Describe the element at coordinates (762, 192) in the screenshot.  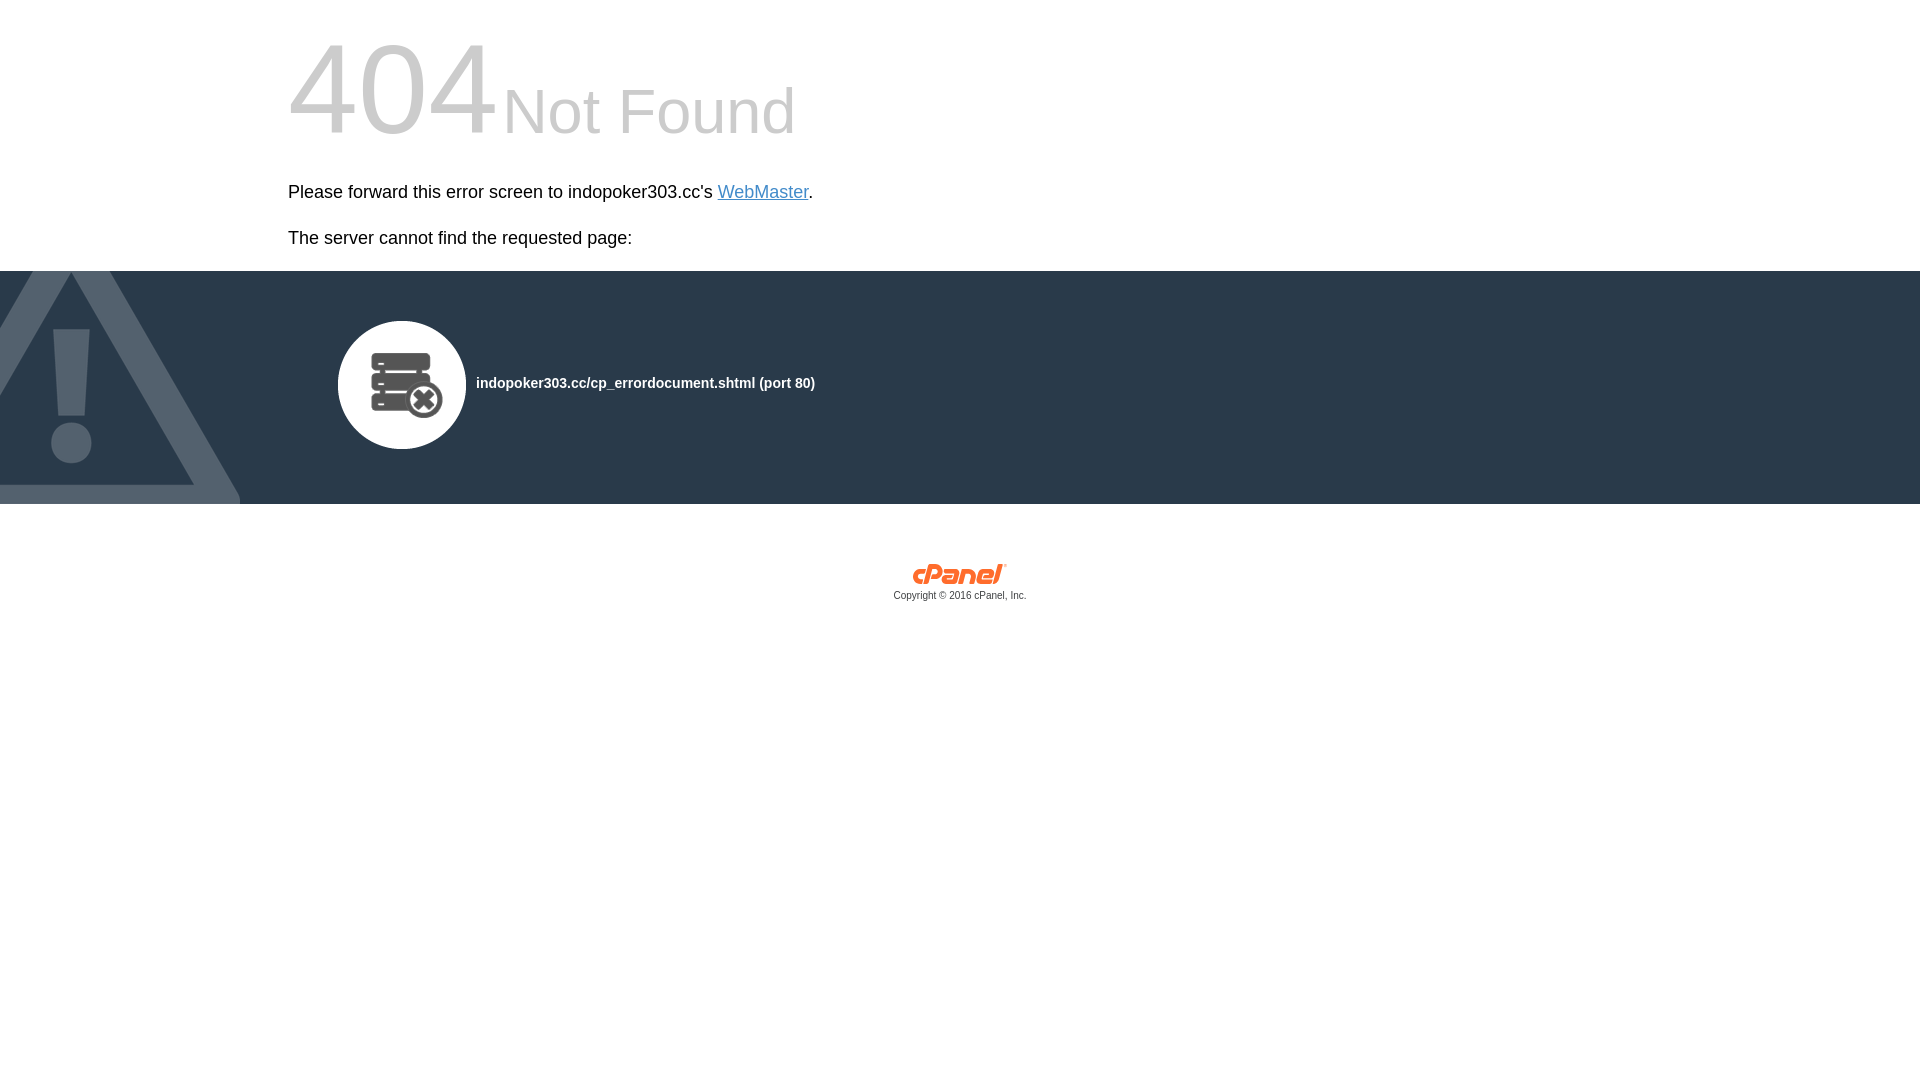
I see `'WebMaster'` at that location.